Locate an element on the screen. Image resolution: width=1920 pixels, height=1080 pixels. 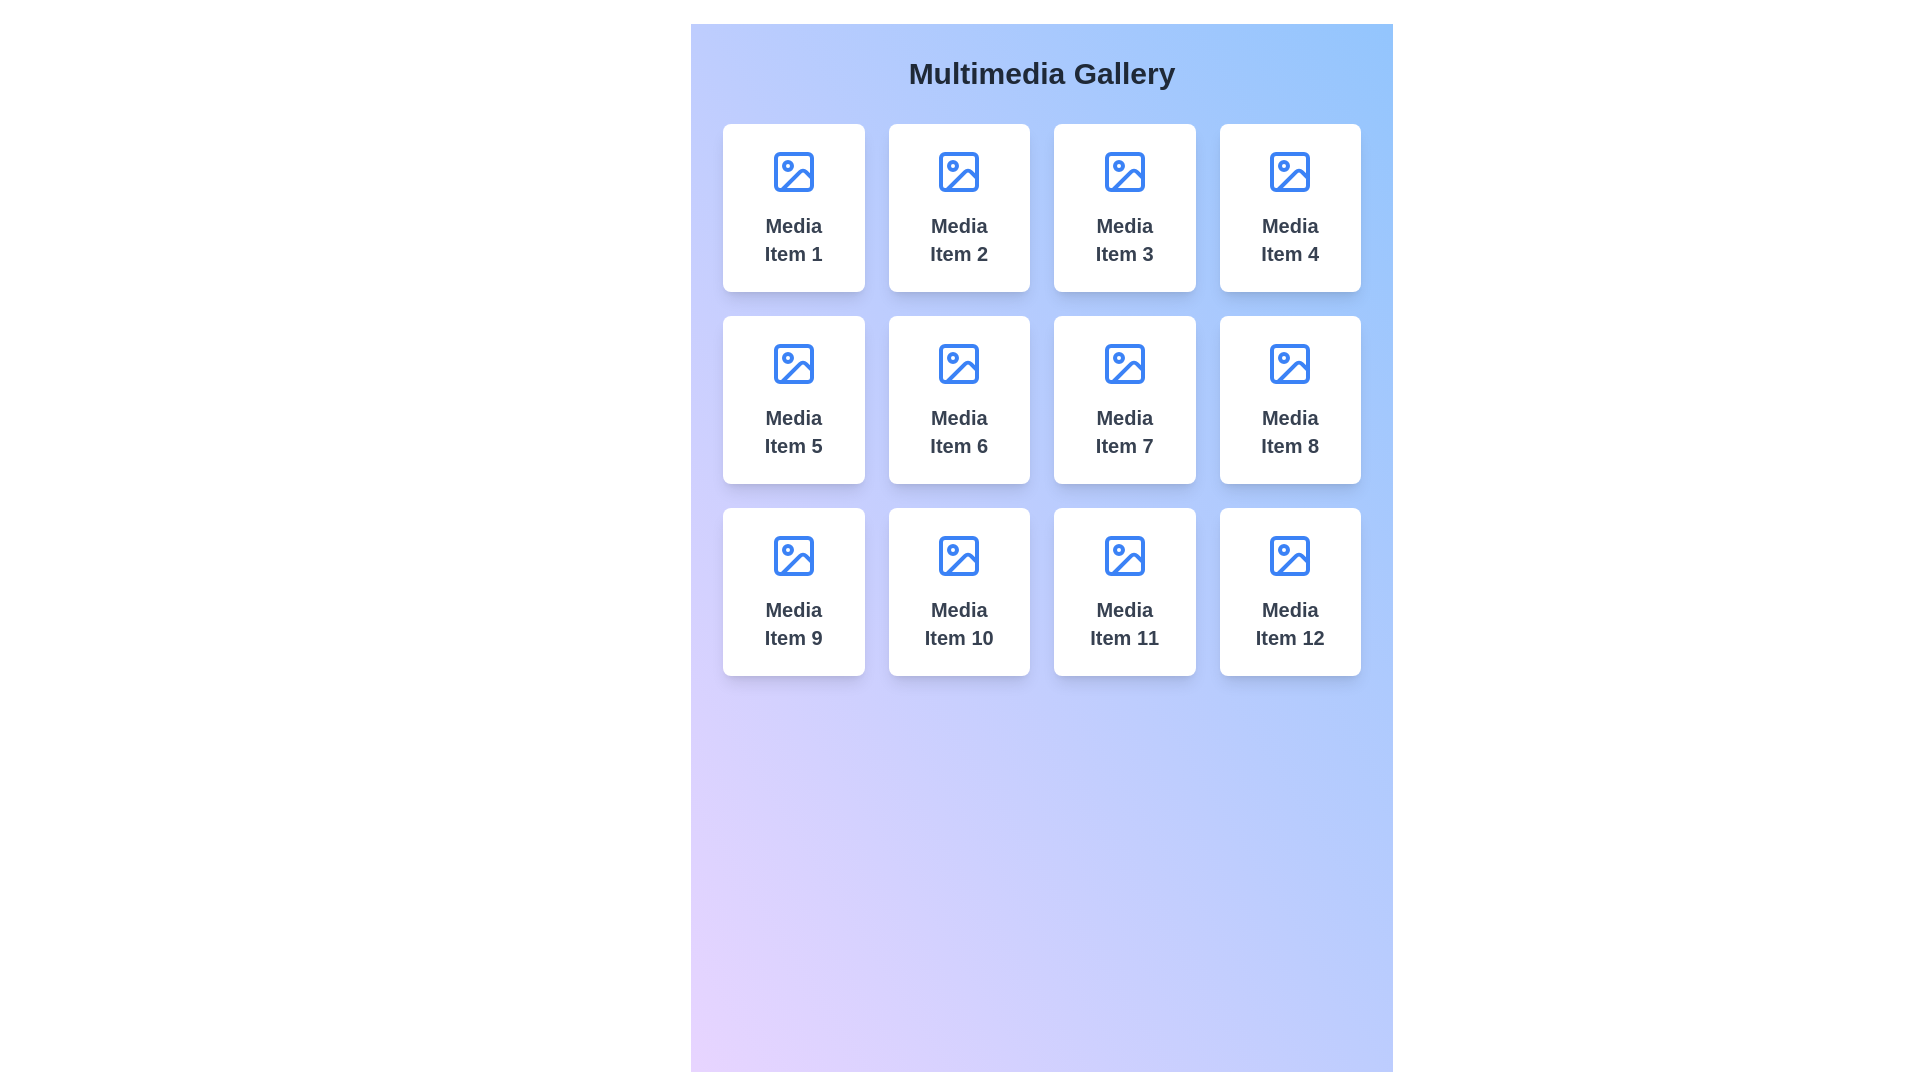
the Card element representing 'Media Item 9' is located at coordinates (792, 590).